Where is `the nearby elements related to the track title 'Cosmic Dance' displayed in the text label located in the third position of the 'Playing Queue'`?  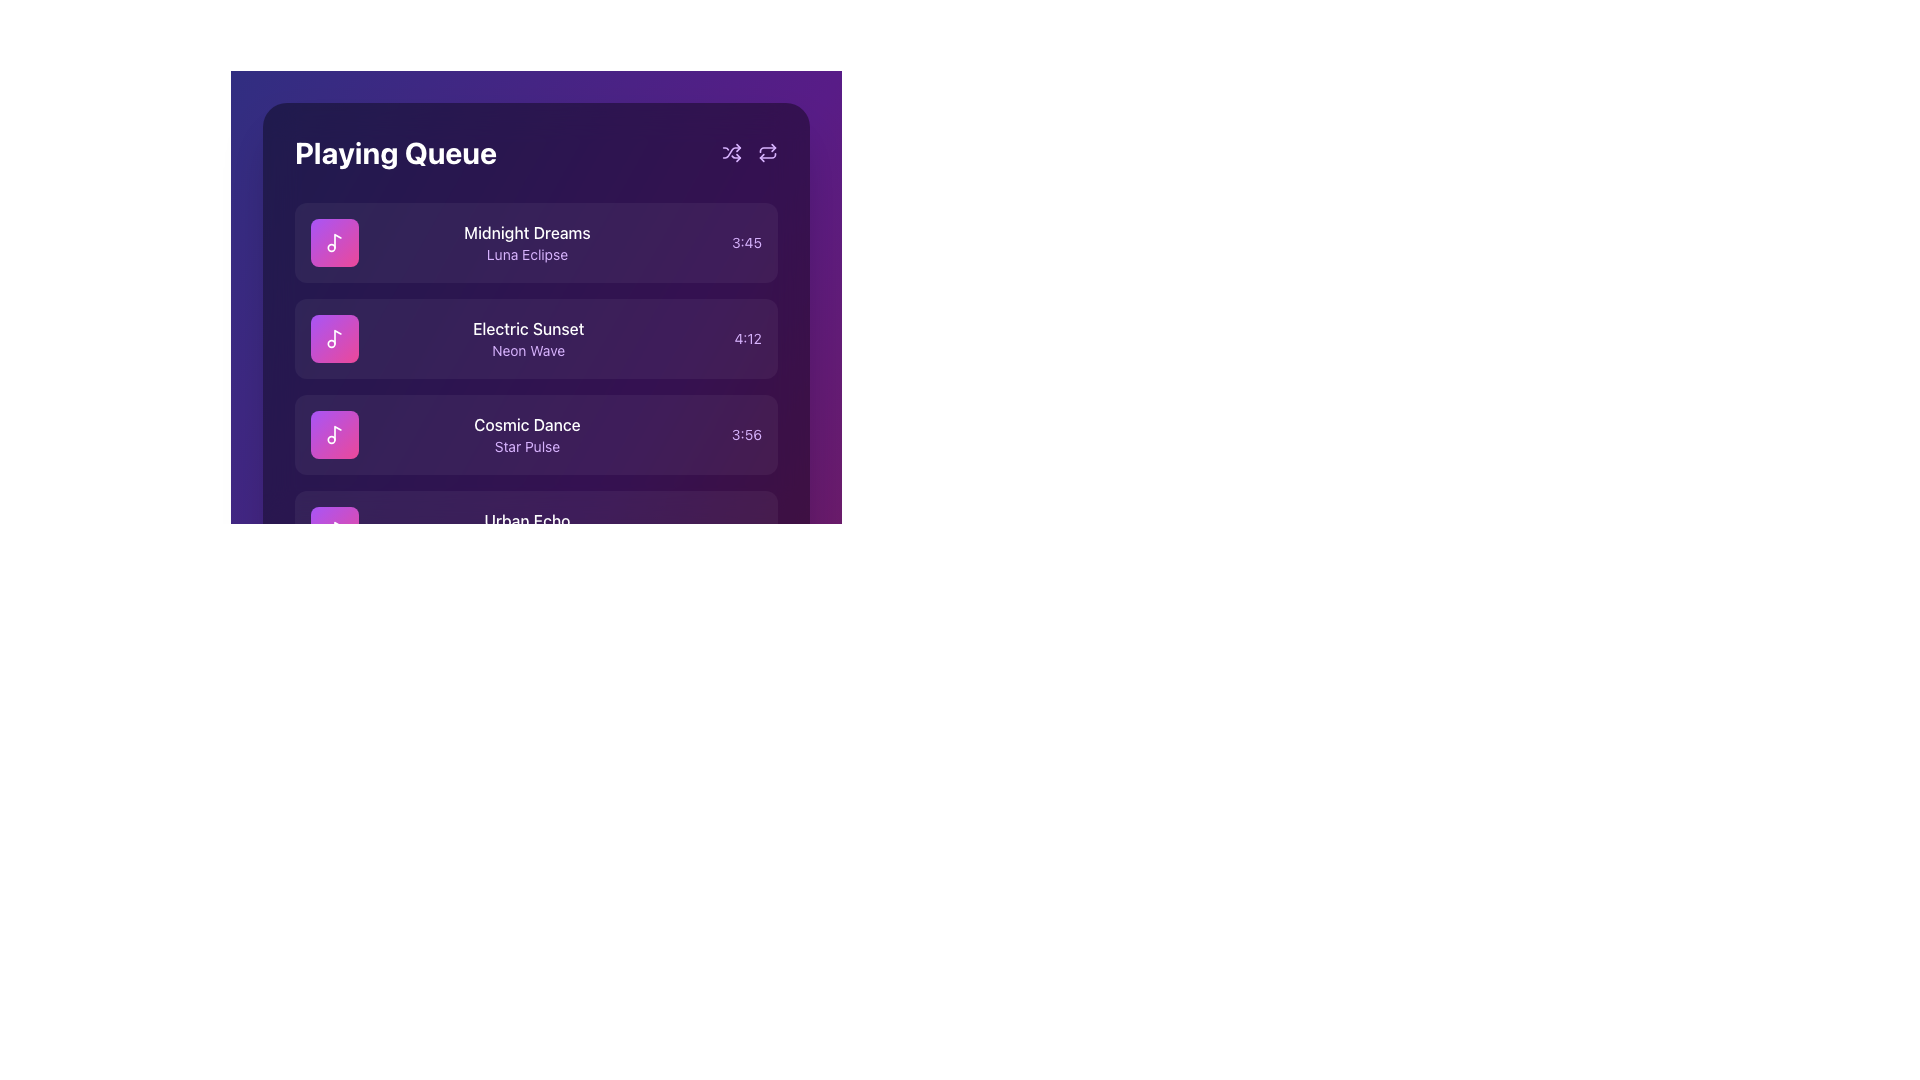
the nearby elements related to the track title 'Cosmic Dance' displayed in the text label located in the third position of the 'Playing Queue' is located at coordinates (527, 423).